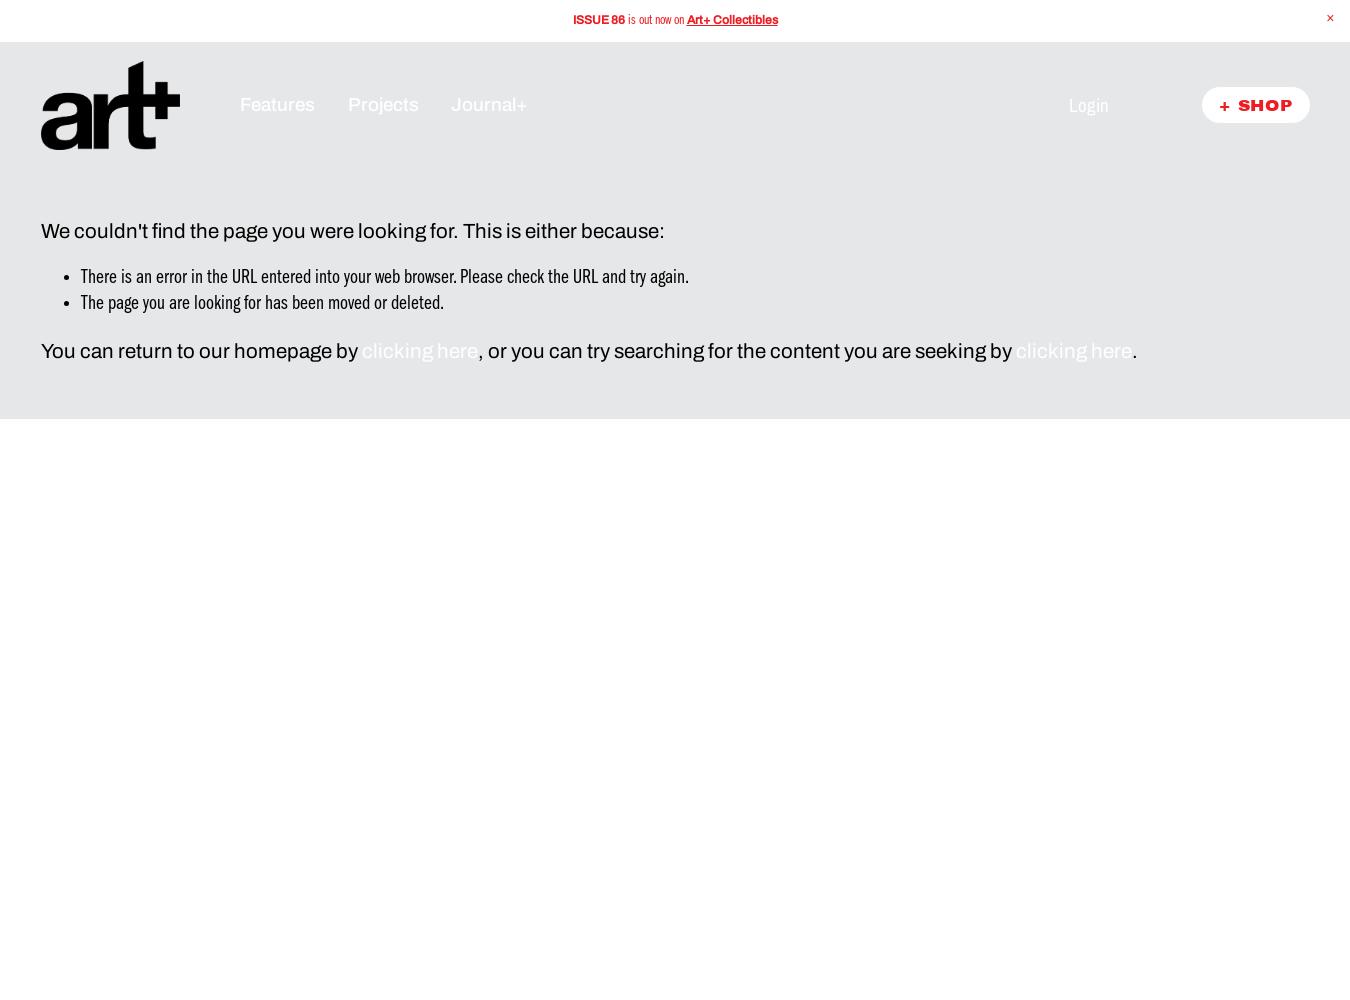 The image size is (1350, 1000). I want to click on 'There is an error in the URL entered into your web browser. Please check the URL and try again.', so click(79, 277).